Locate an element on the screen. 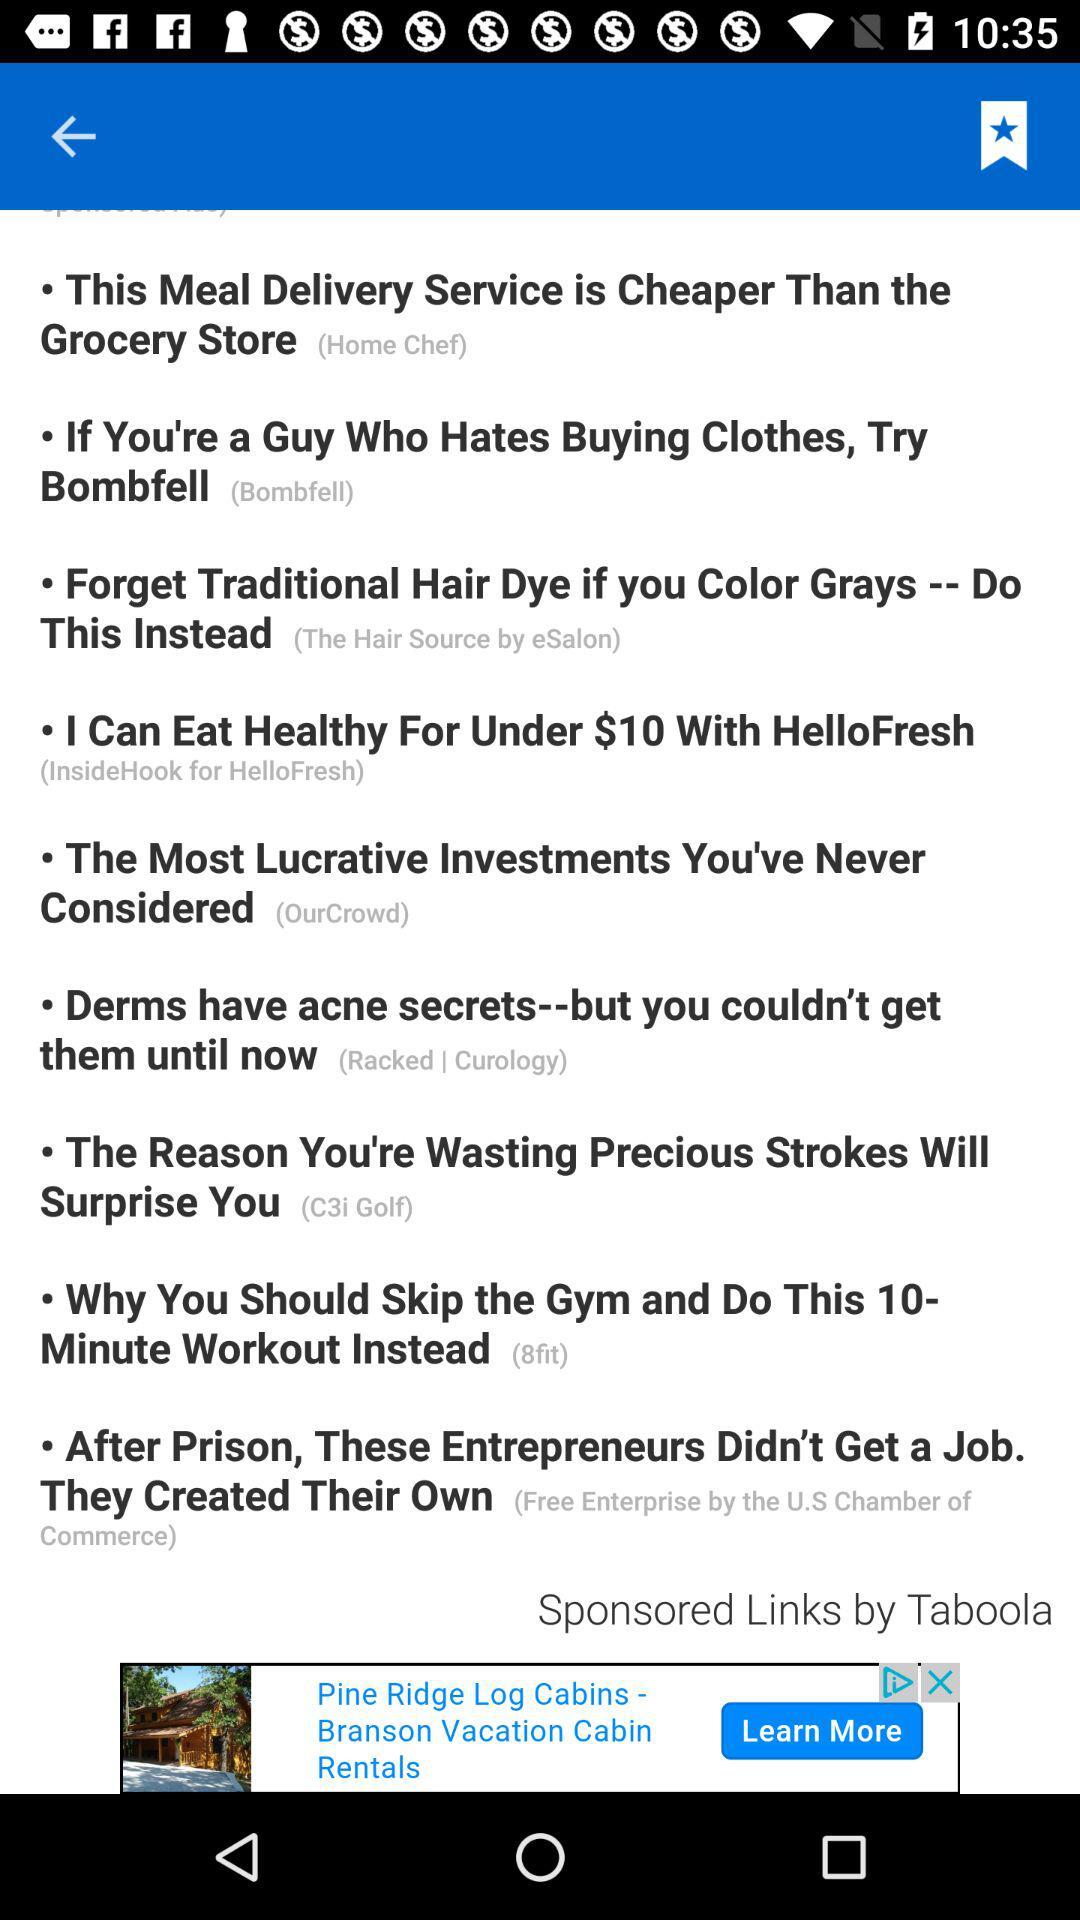  the bookmark icon is located at coordinates (1004, 135).